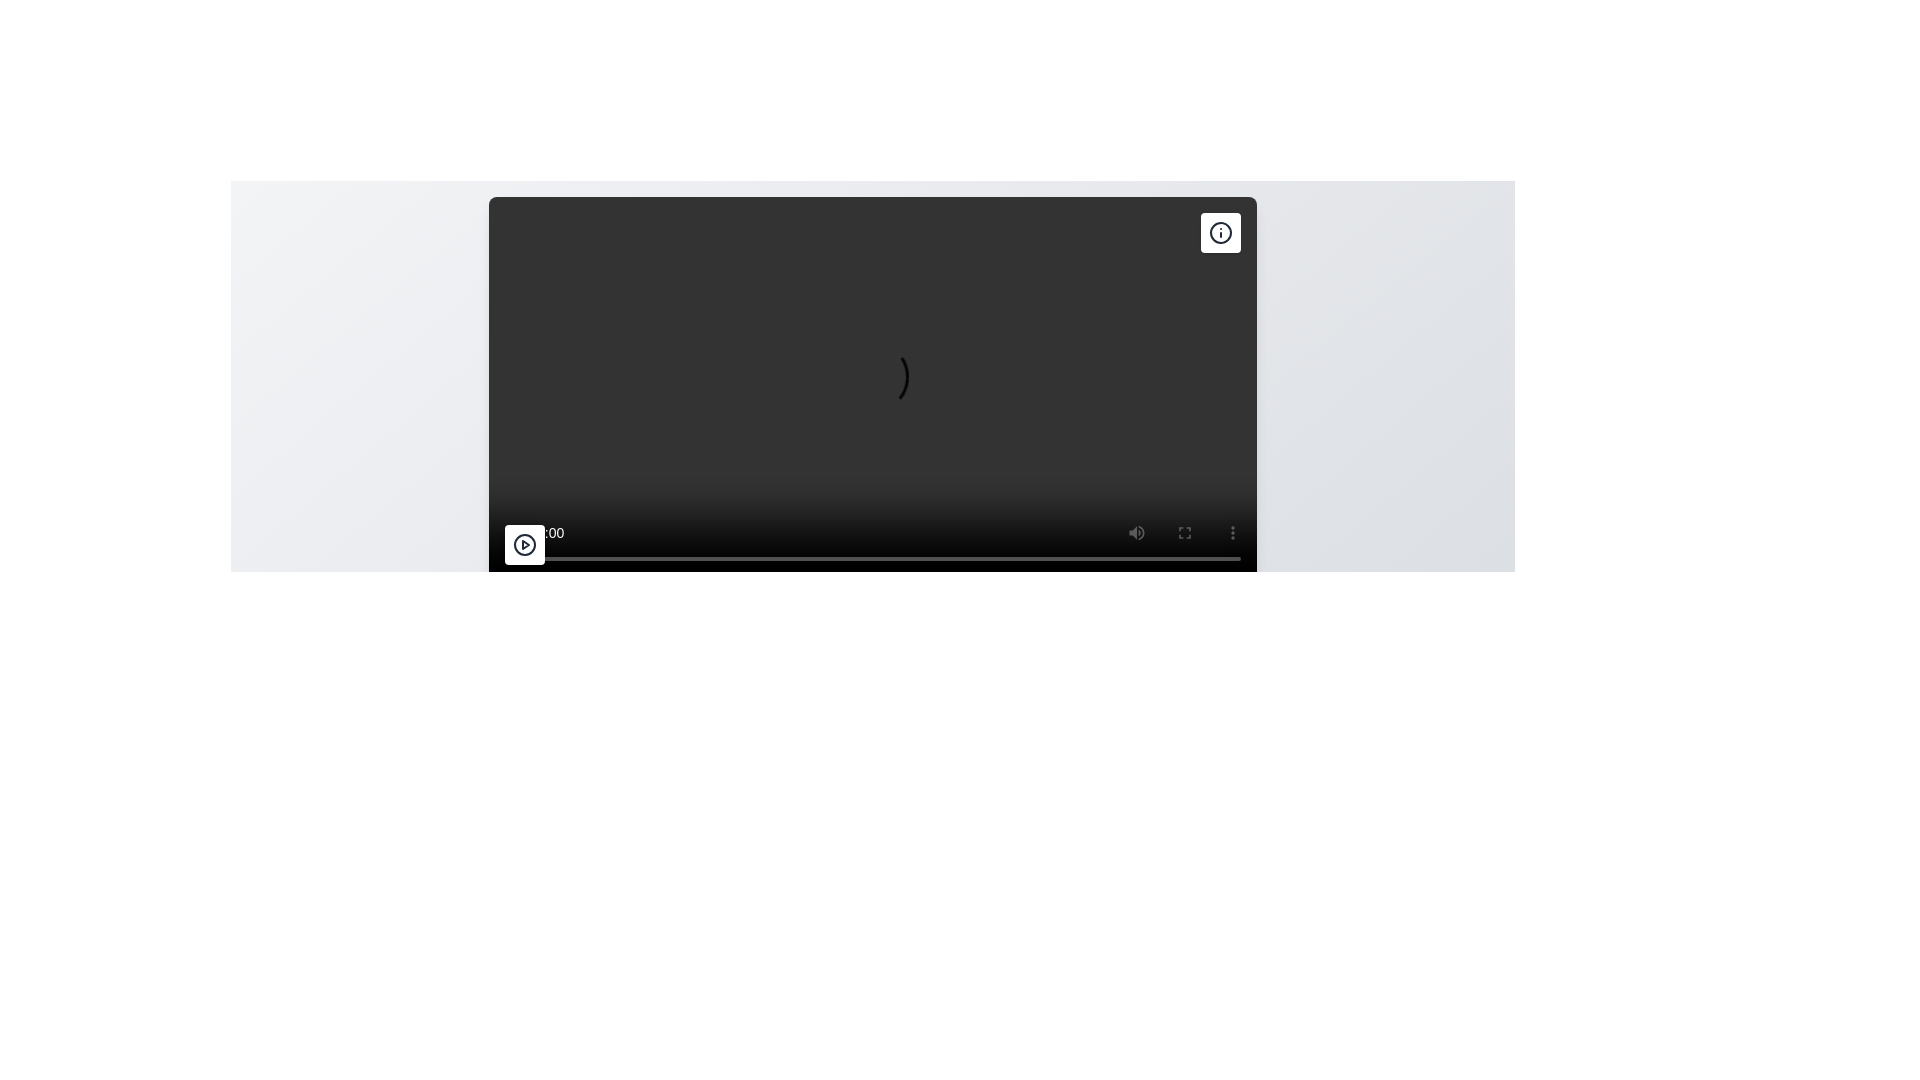 Image resolution: width=1920 pixels, height=1080 pixels. Describe the element at coordinates (524, 544) in the screenshot. I see `the Play button located at the bottom-left corner of the video player to play the video content` at that location.